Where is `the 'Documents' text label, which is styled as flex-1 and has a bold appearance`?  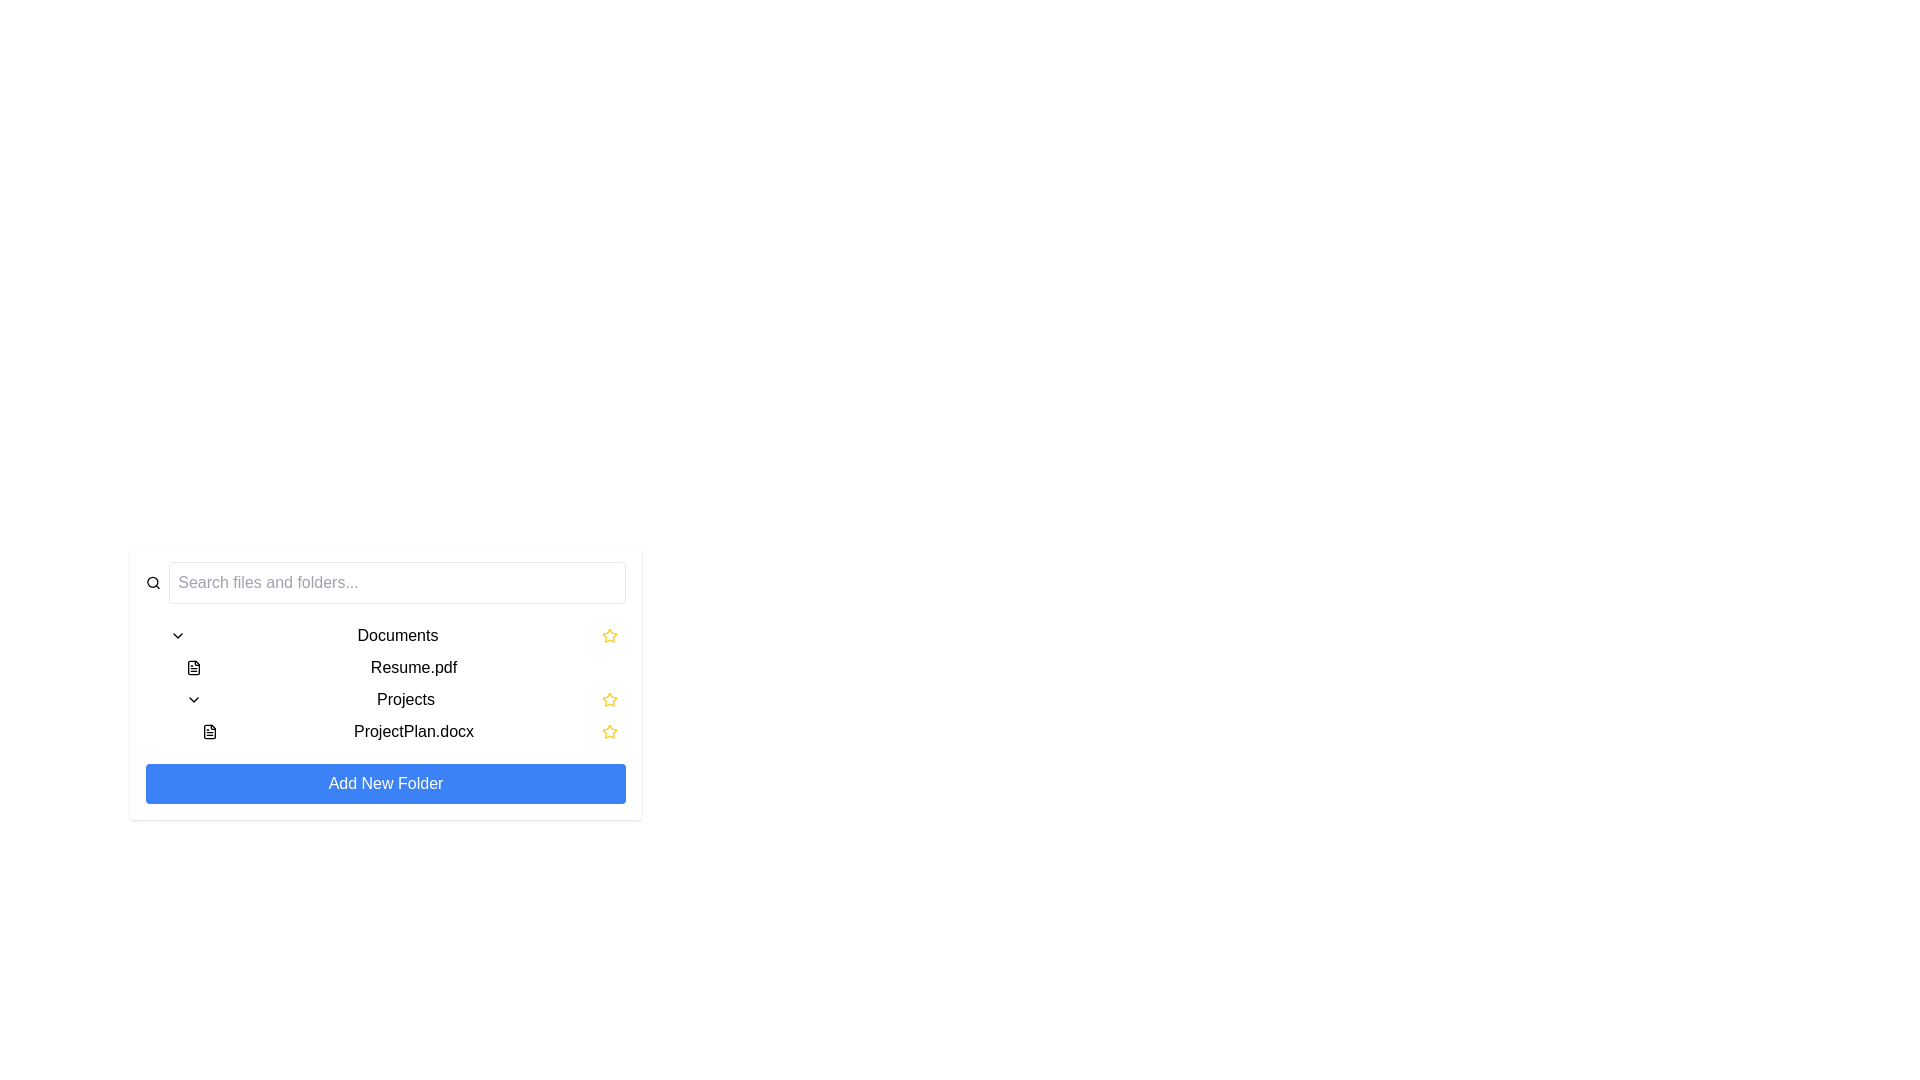 the 'Documents' text label, which is styled as flex-1 and has a bold appearance is located at coordinates (398, 636).